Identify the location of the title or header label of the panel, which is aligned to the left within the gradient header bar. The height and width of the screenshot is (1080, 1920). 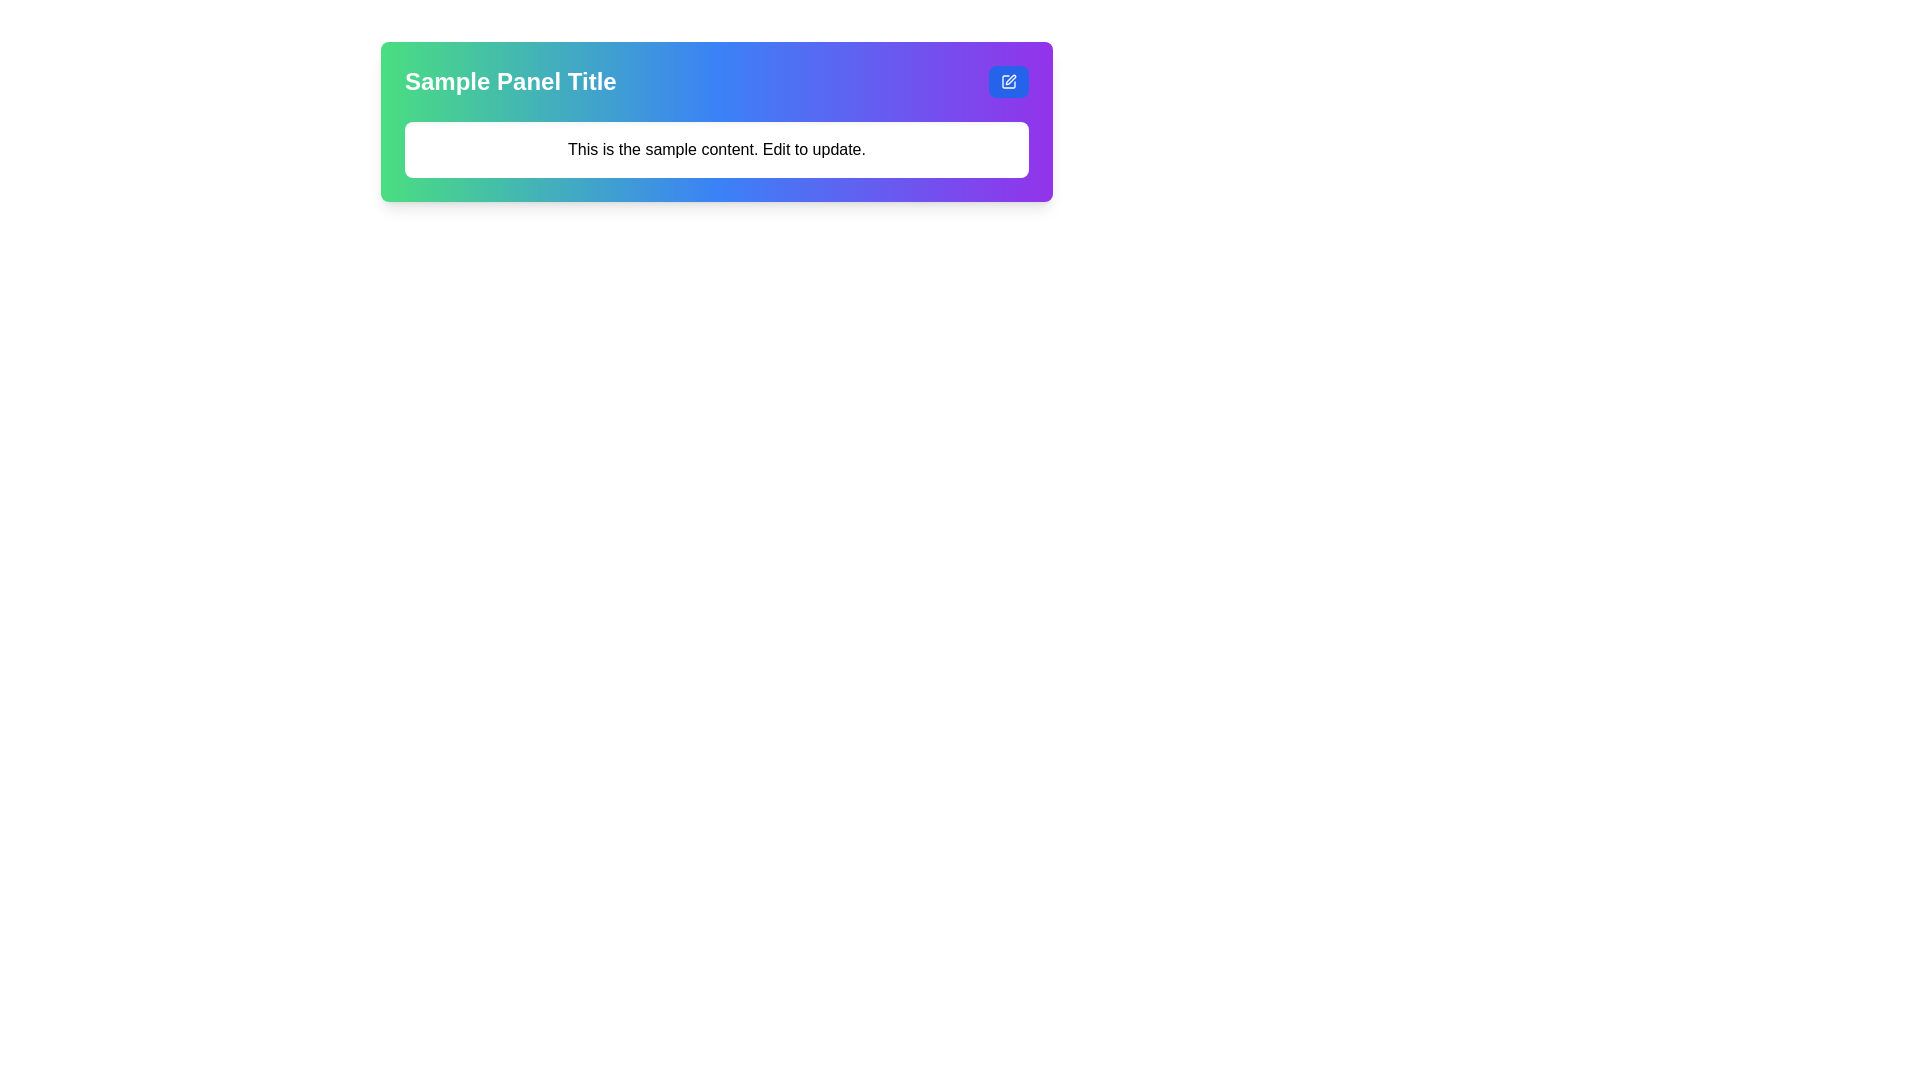
(510, 80).